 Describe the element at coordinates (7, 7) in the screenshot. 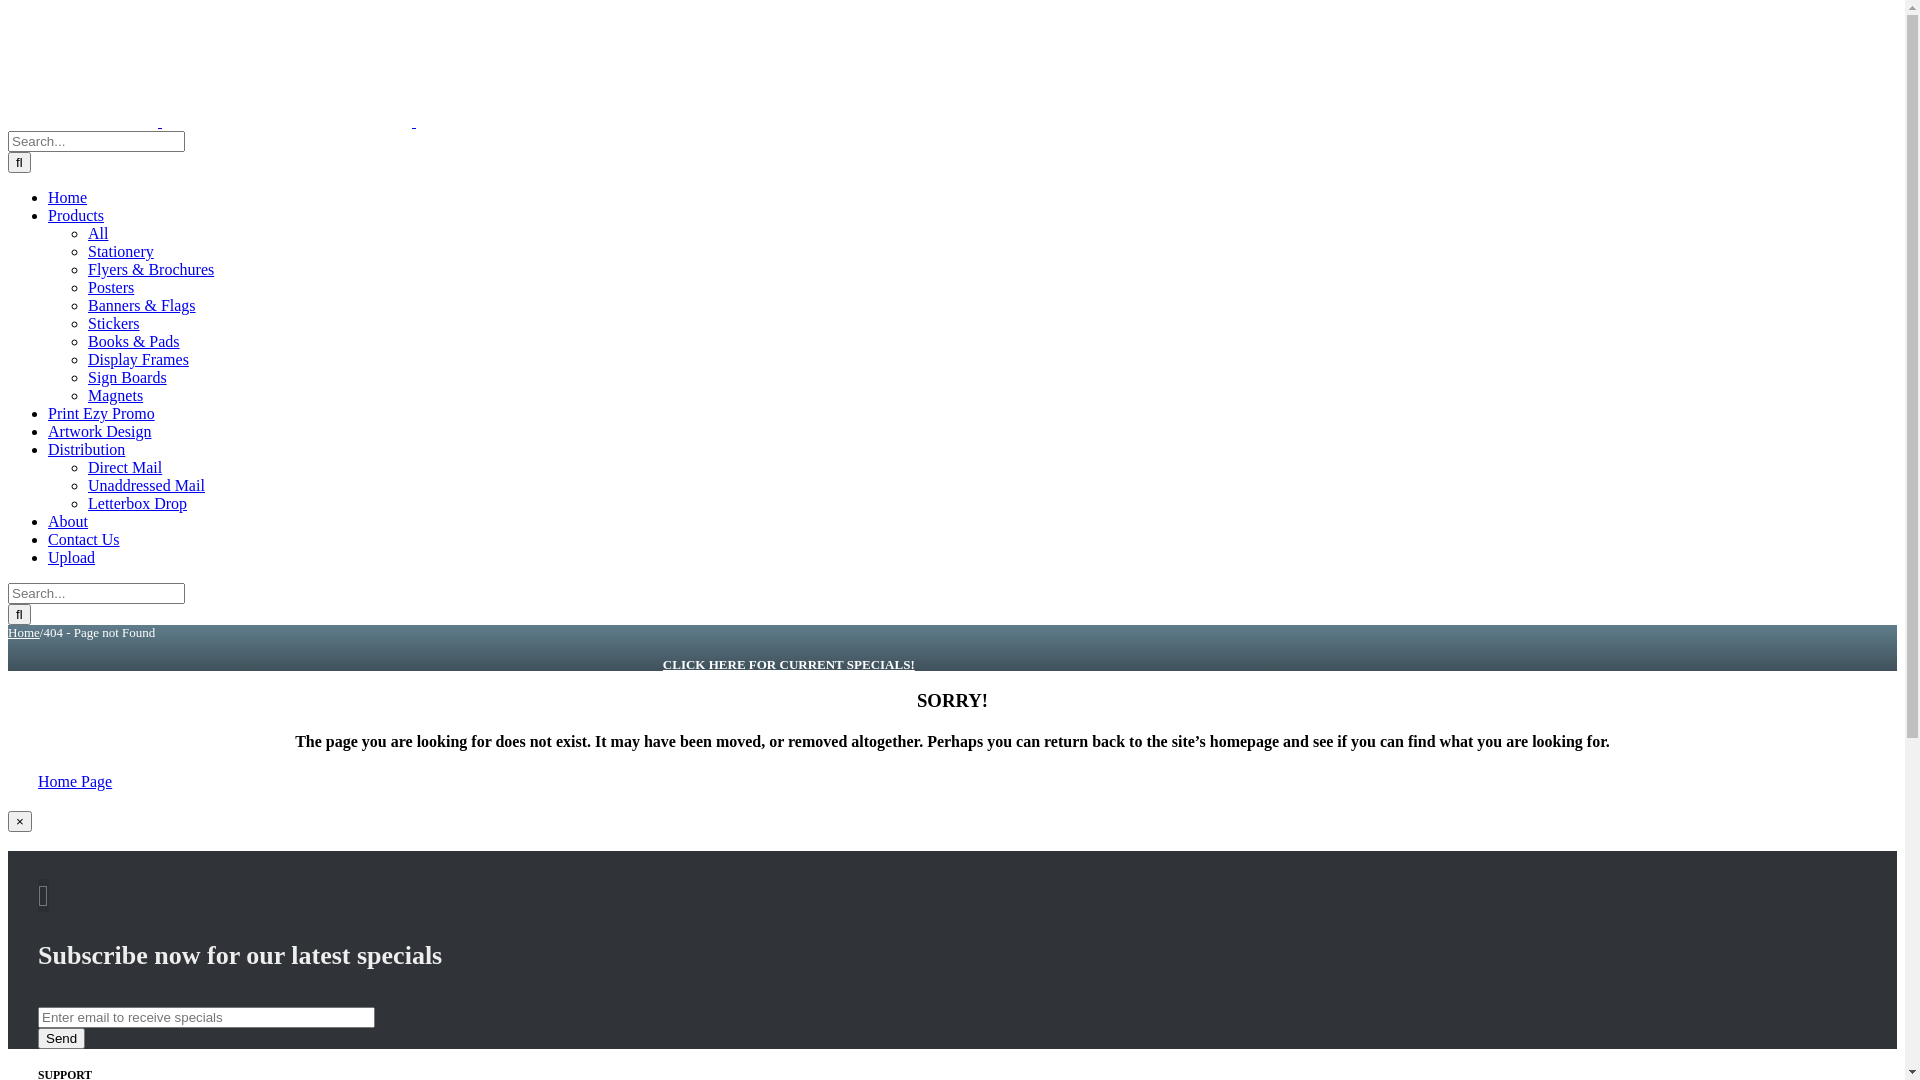

I see `'Skip to content'` at that location.